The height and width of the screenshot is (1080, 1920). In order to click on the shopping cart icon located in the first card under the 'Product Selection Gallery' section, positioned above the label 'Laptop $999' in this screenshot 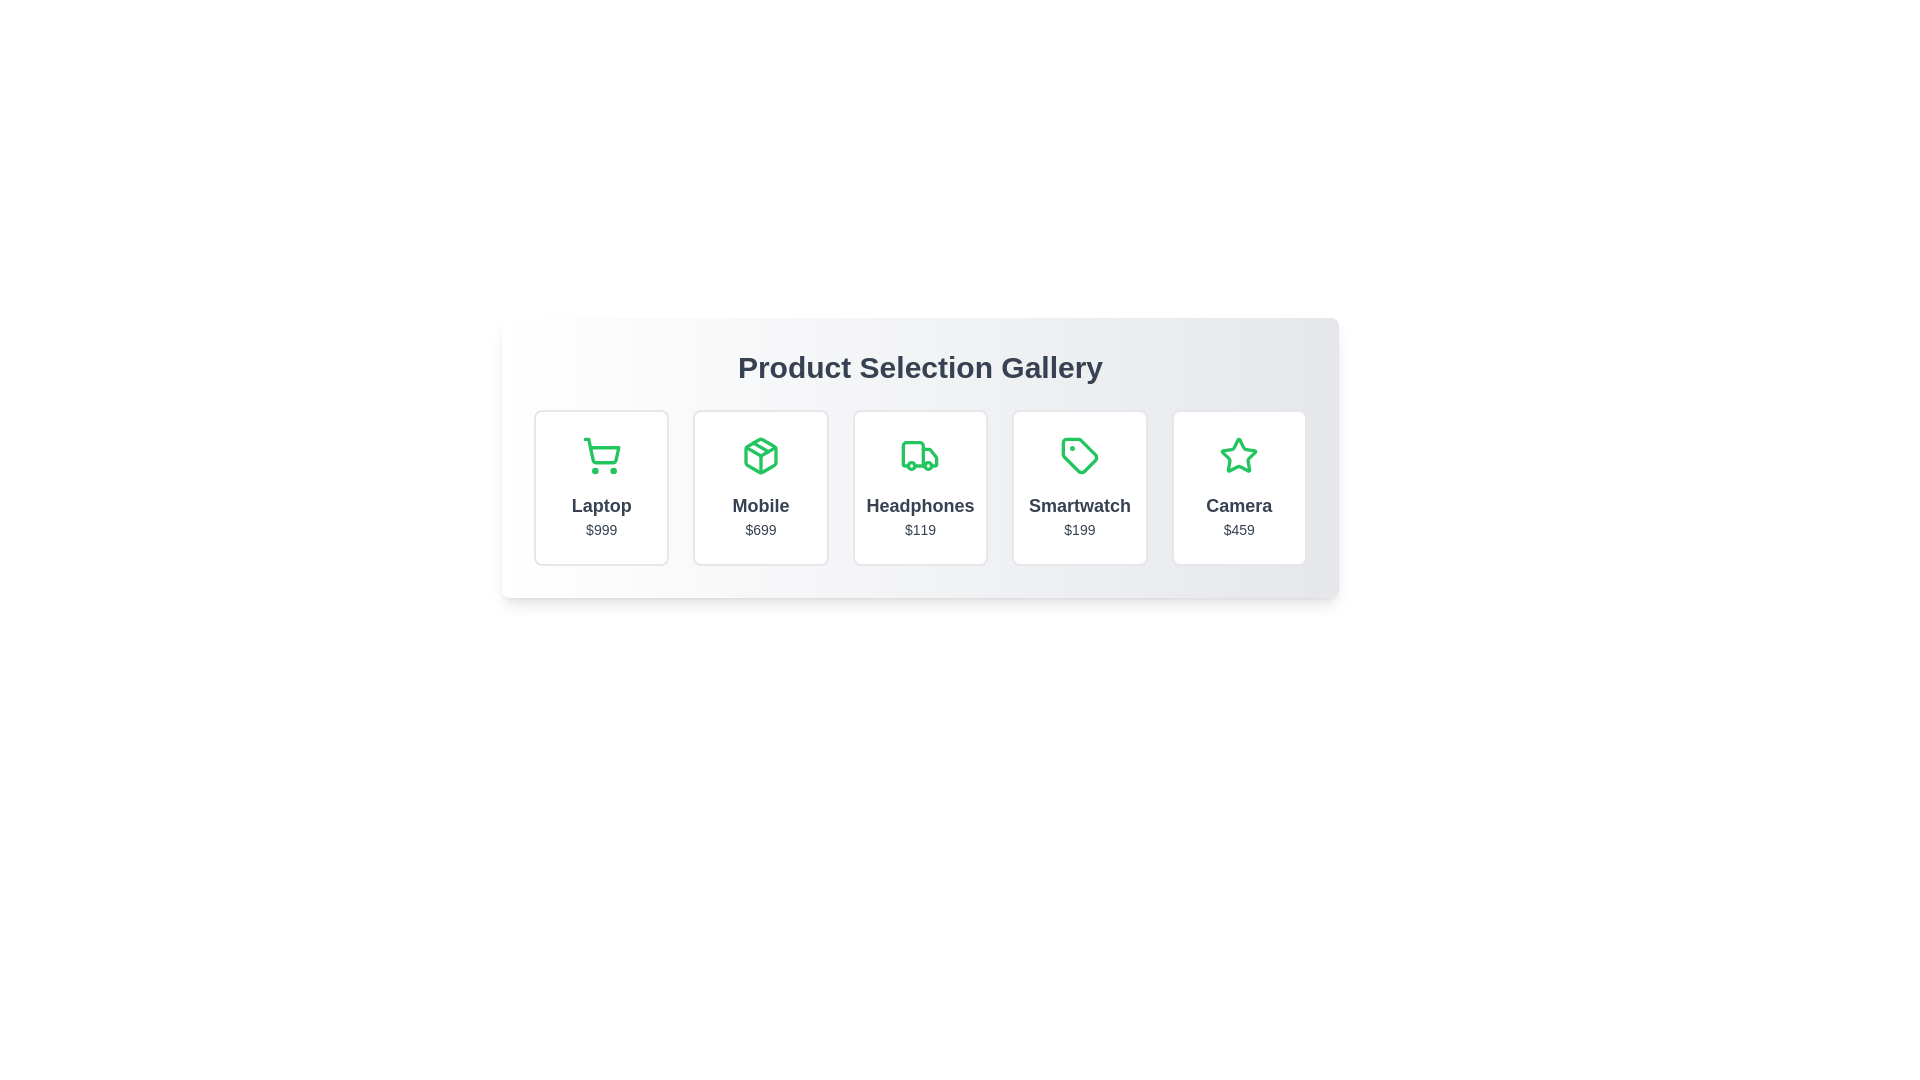, I will do `click(600, 451)`.